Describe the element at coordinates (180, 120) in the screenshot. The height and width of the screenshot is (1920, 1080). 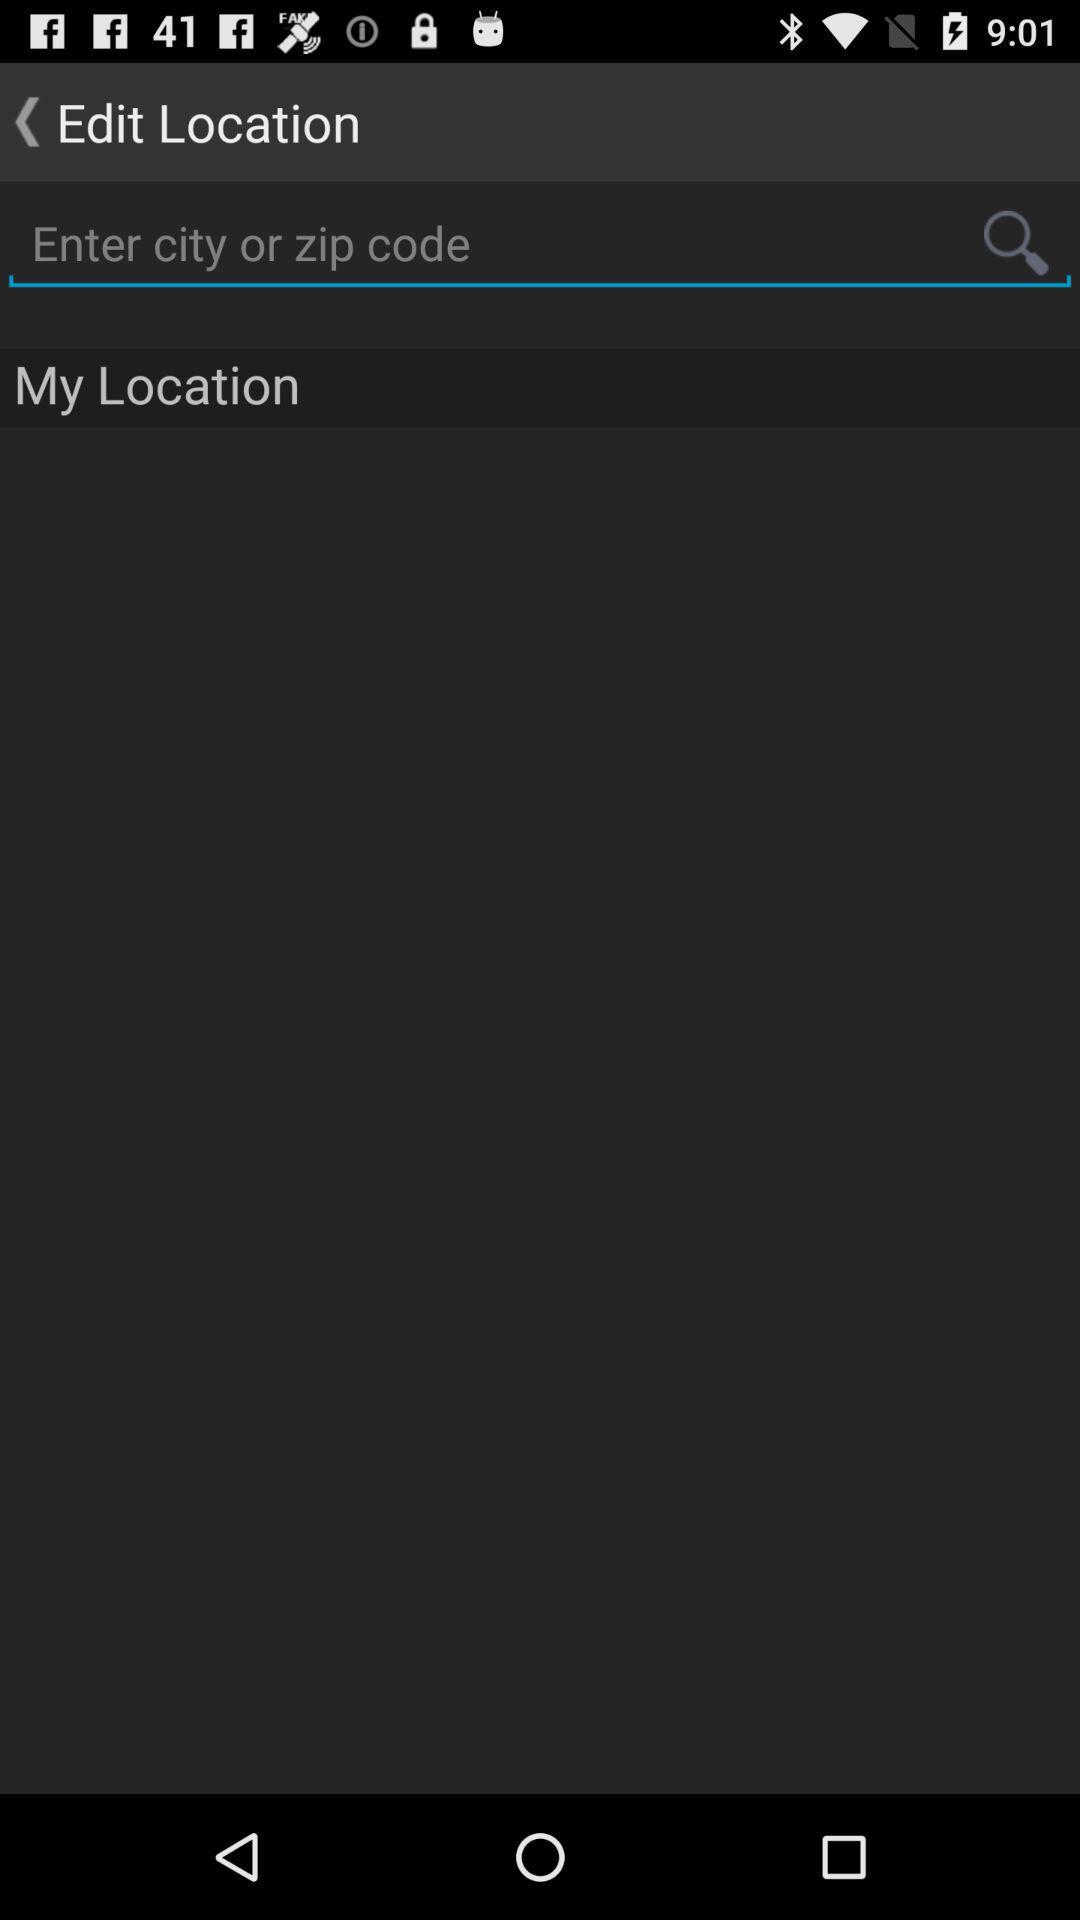
I see `the edit location item` at that location.